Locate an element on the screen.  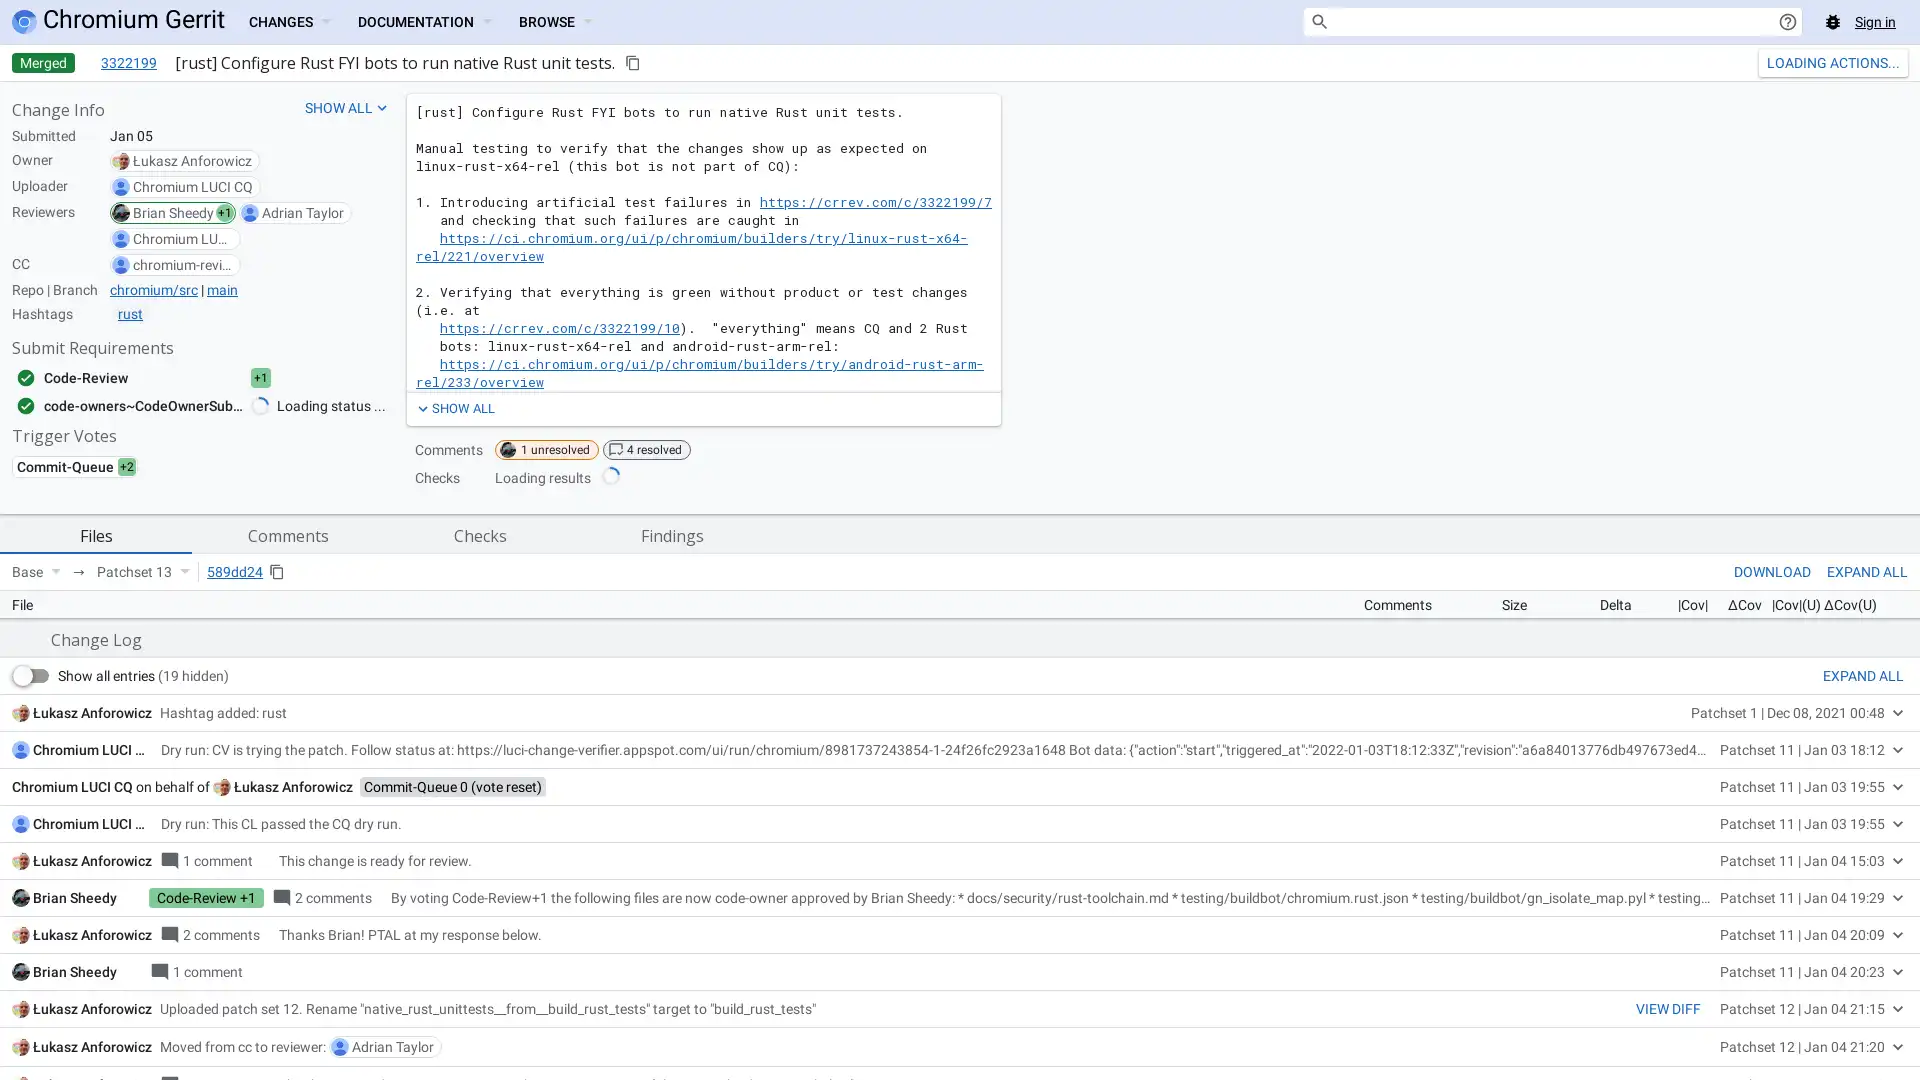
SHOW ALL is located at coordinates (347, 108).